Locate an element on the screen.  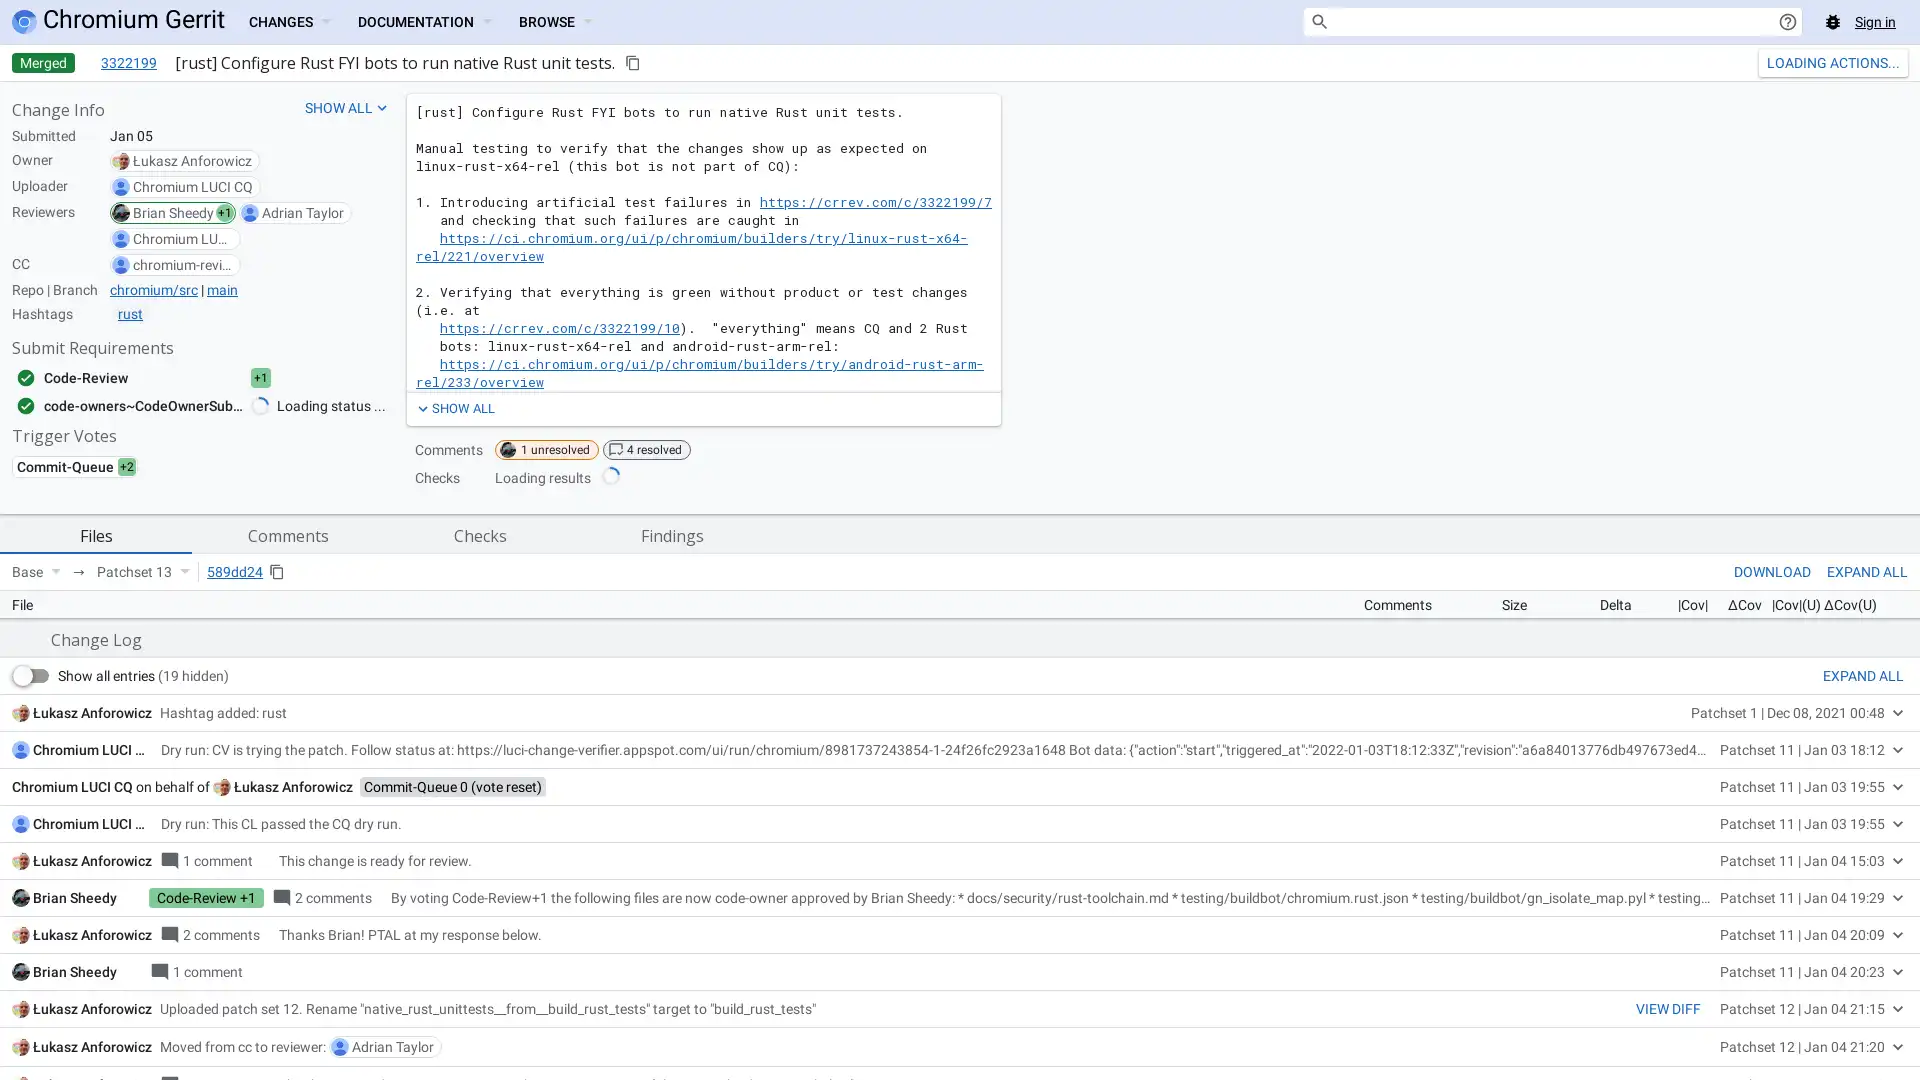
SHOW ALL is located at coordinates (347, 108).